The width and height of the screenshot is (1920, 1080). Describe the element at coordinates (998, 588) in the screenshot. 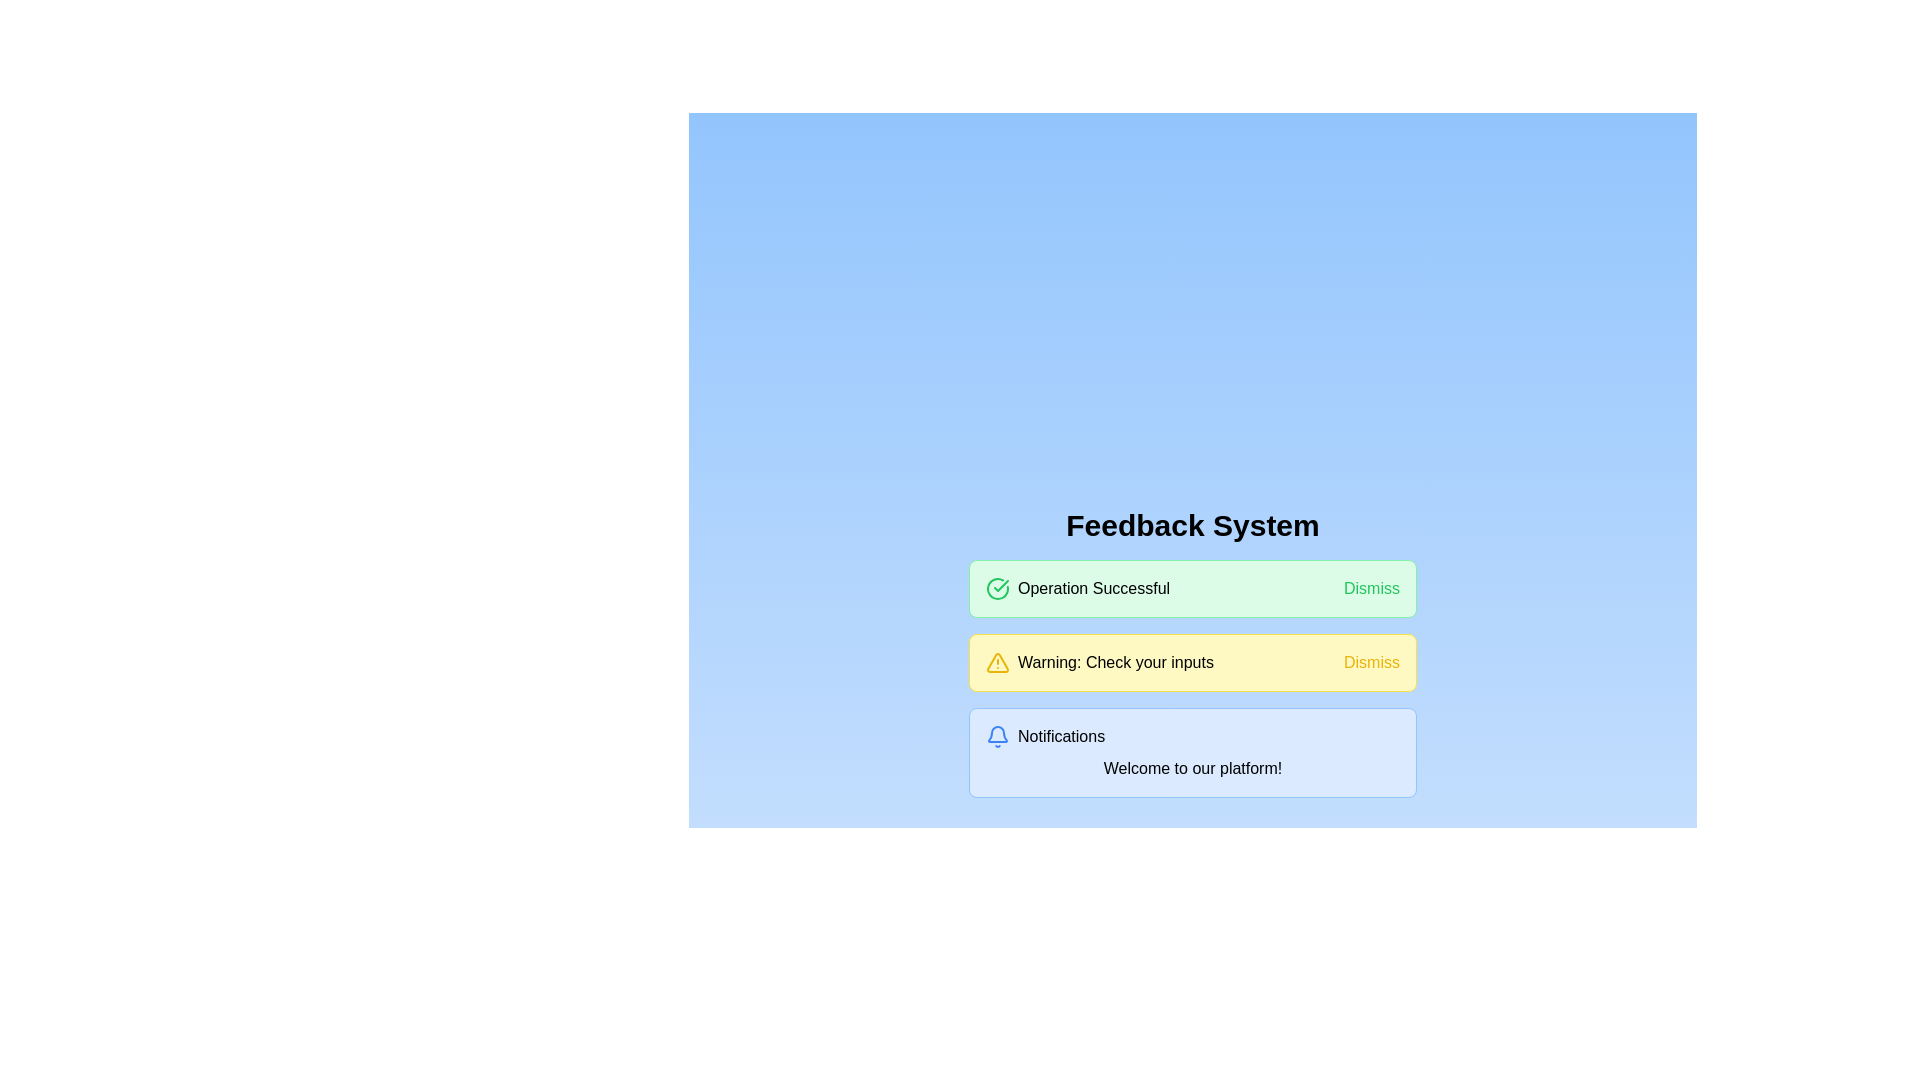

I see `the success confirmation icon located in the topmost notification area, adjacent to the 'Operation Successful' text` at that location.